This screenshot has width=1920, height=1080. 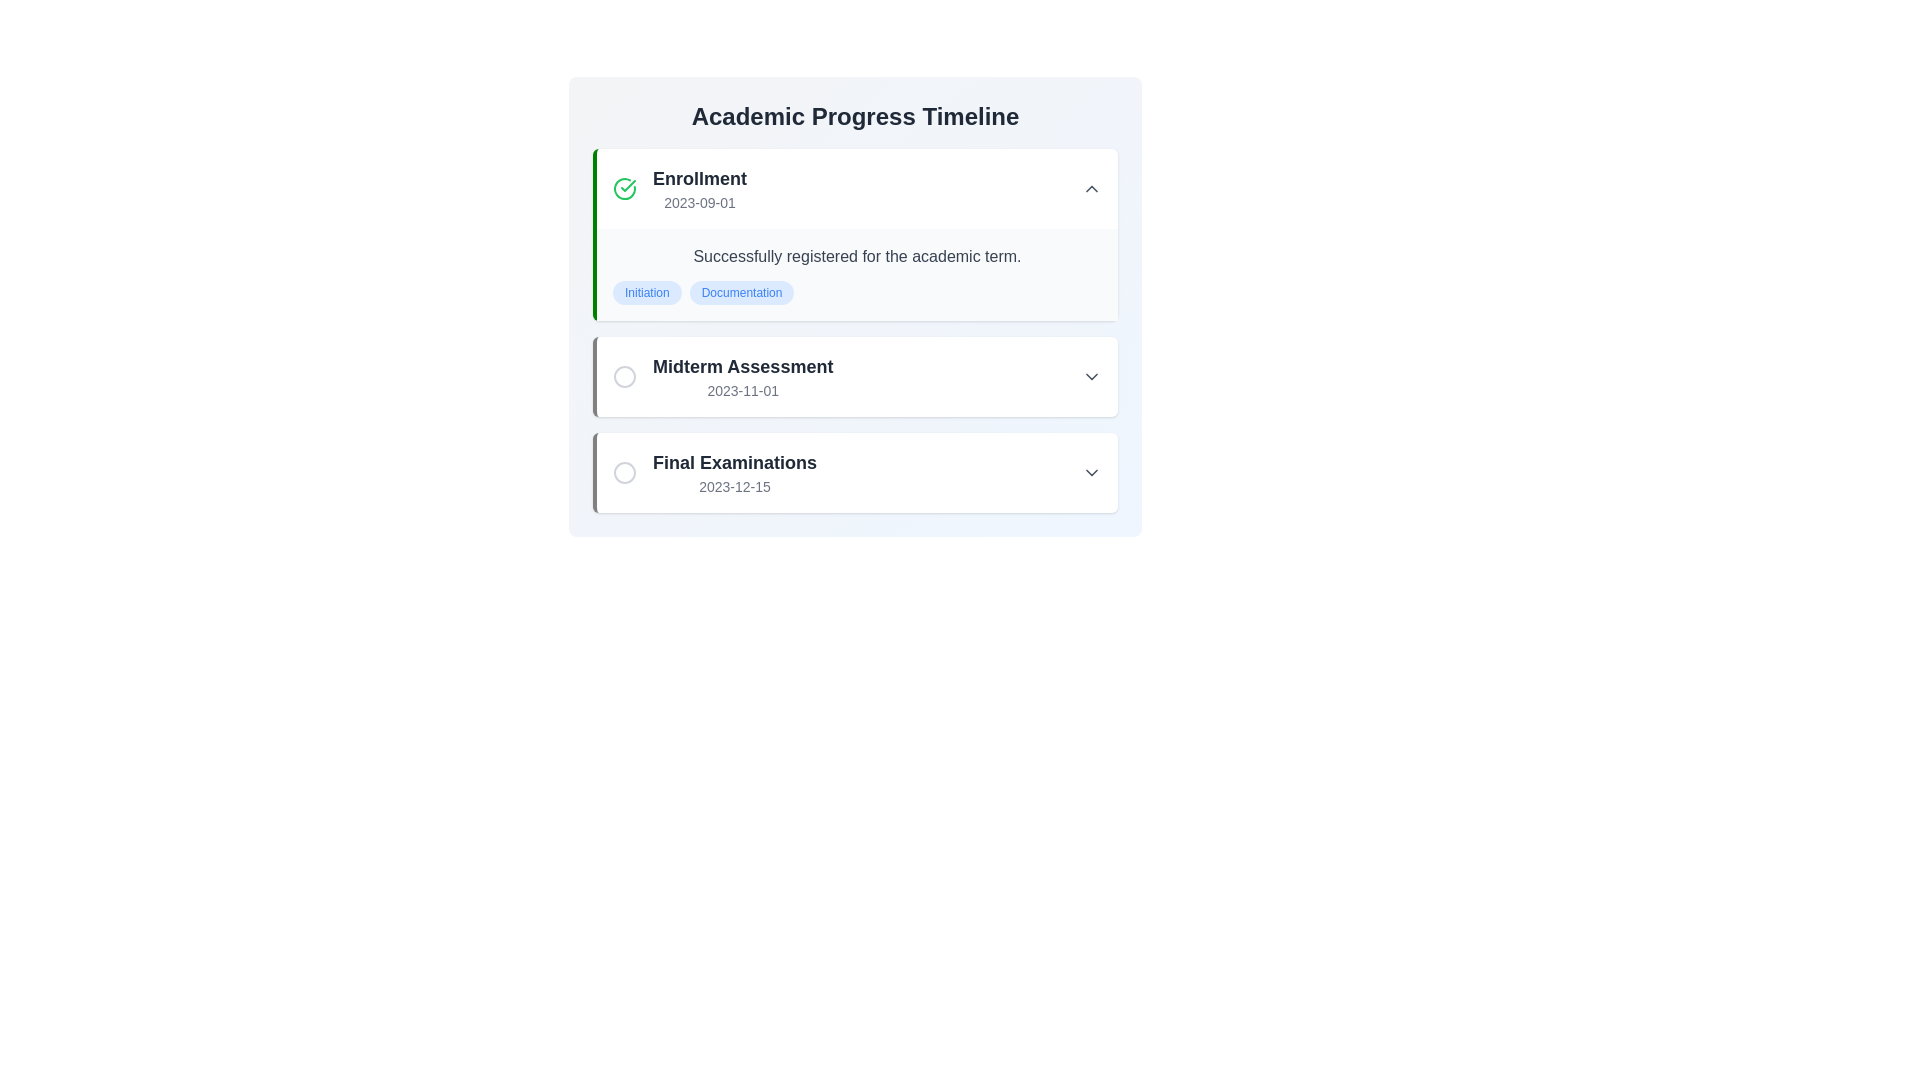 What do you see at coordinates (700, 189) in the screenshot?
I see `the text block displaying information about the enrollment process, which includes a larger title and a smaller date, prominently positioned under the 'Academic Progress Timeline.'` at bounding box center [700, 189].